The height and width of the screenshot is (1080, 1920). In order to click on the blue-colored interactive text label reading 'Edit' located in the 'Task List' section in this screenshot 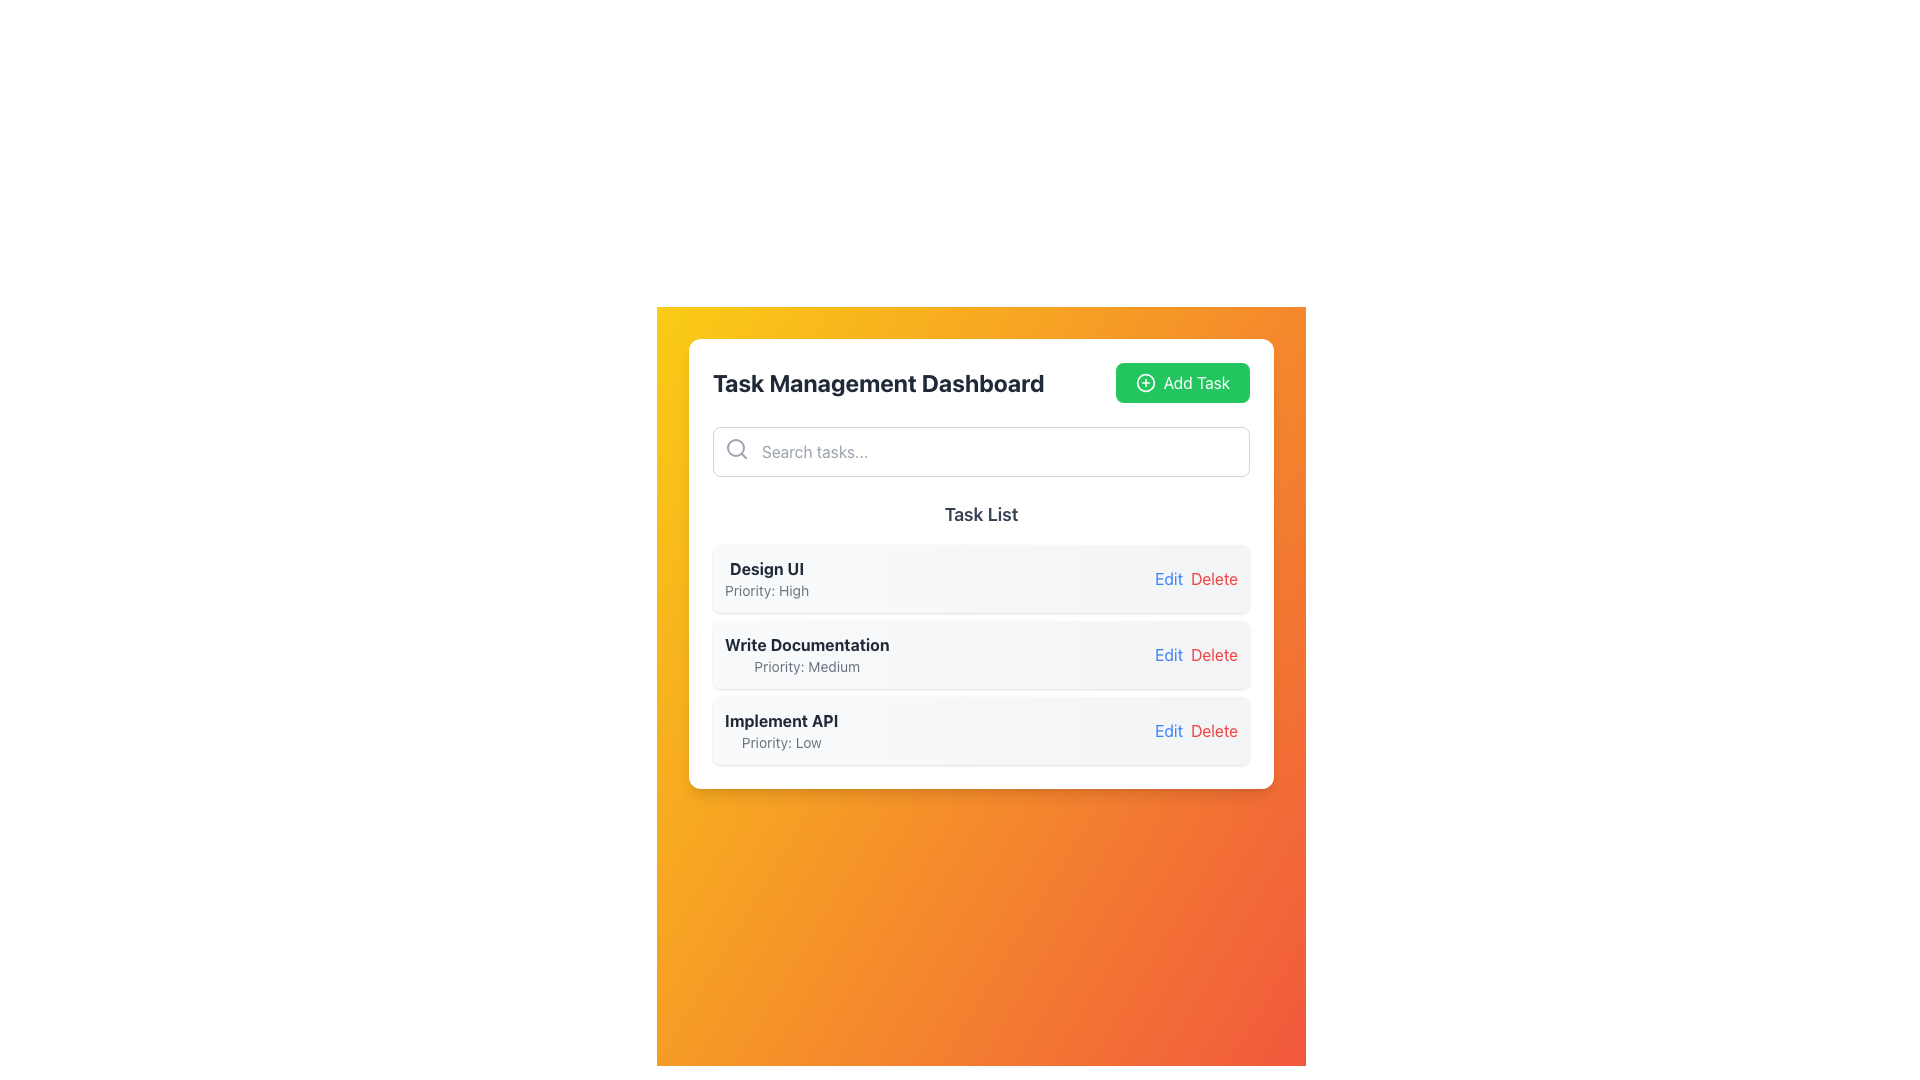, I will do `click(1169, 655)`.